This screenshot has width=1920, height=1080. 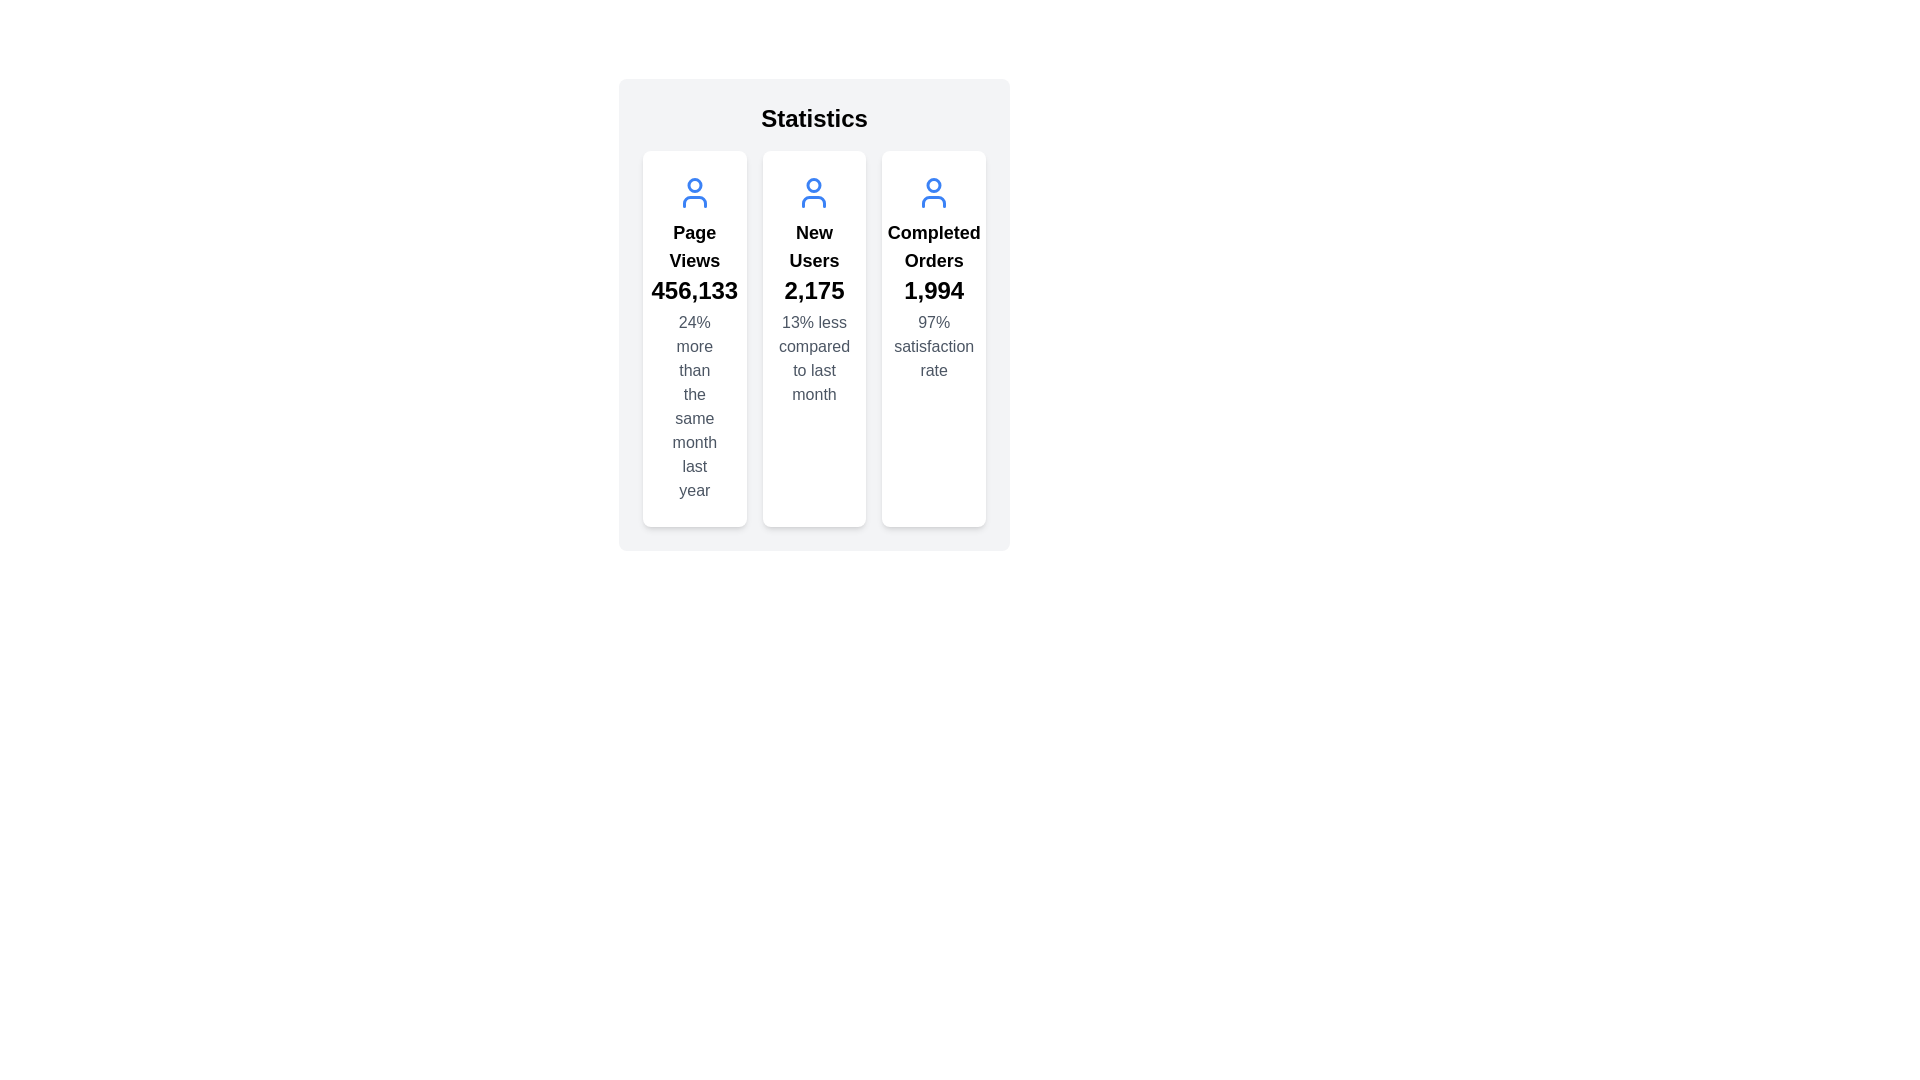 What do you see at coordinates (814, 192) in the screenshot?
I see `the New Users category icon, which is positioned at the top of the New Users card, centered above the text 'New Users', '2,175', and '13% less compared to last month'` at bounding box center [814, 192].